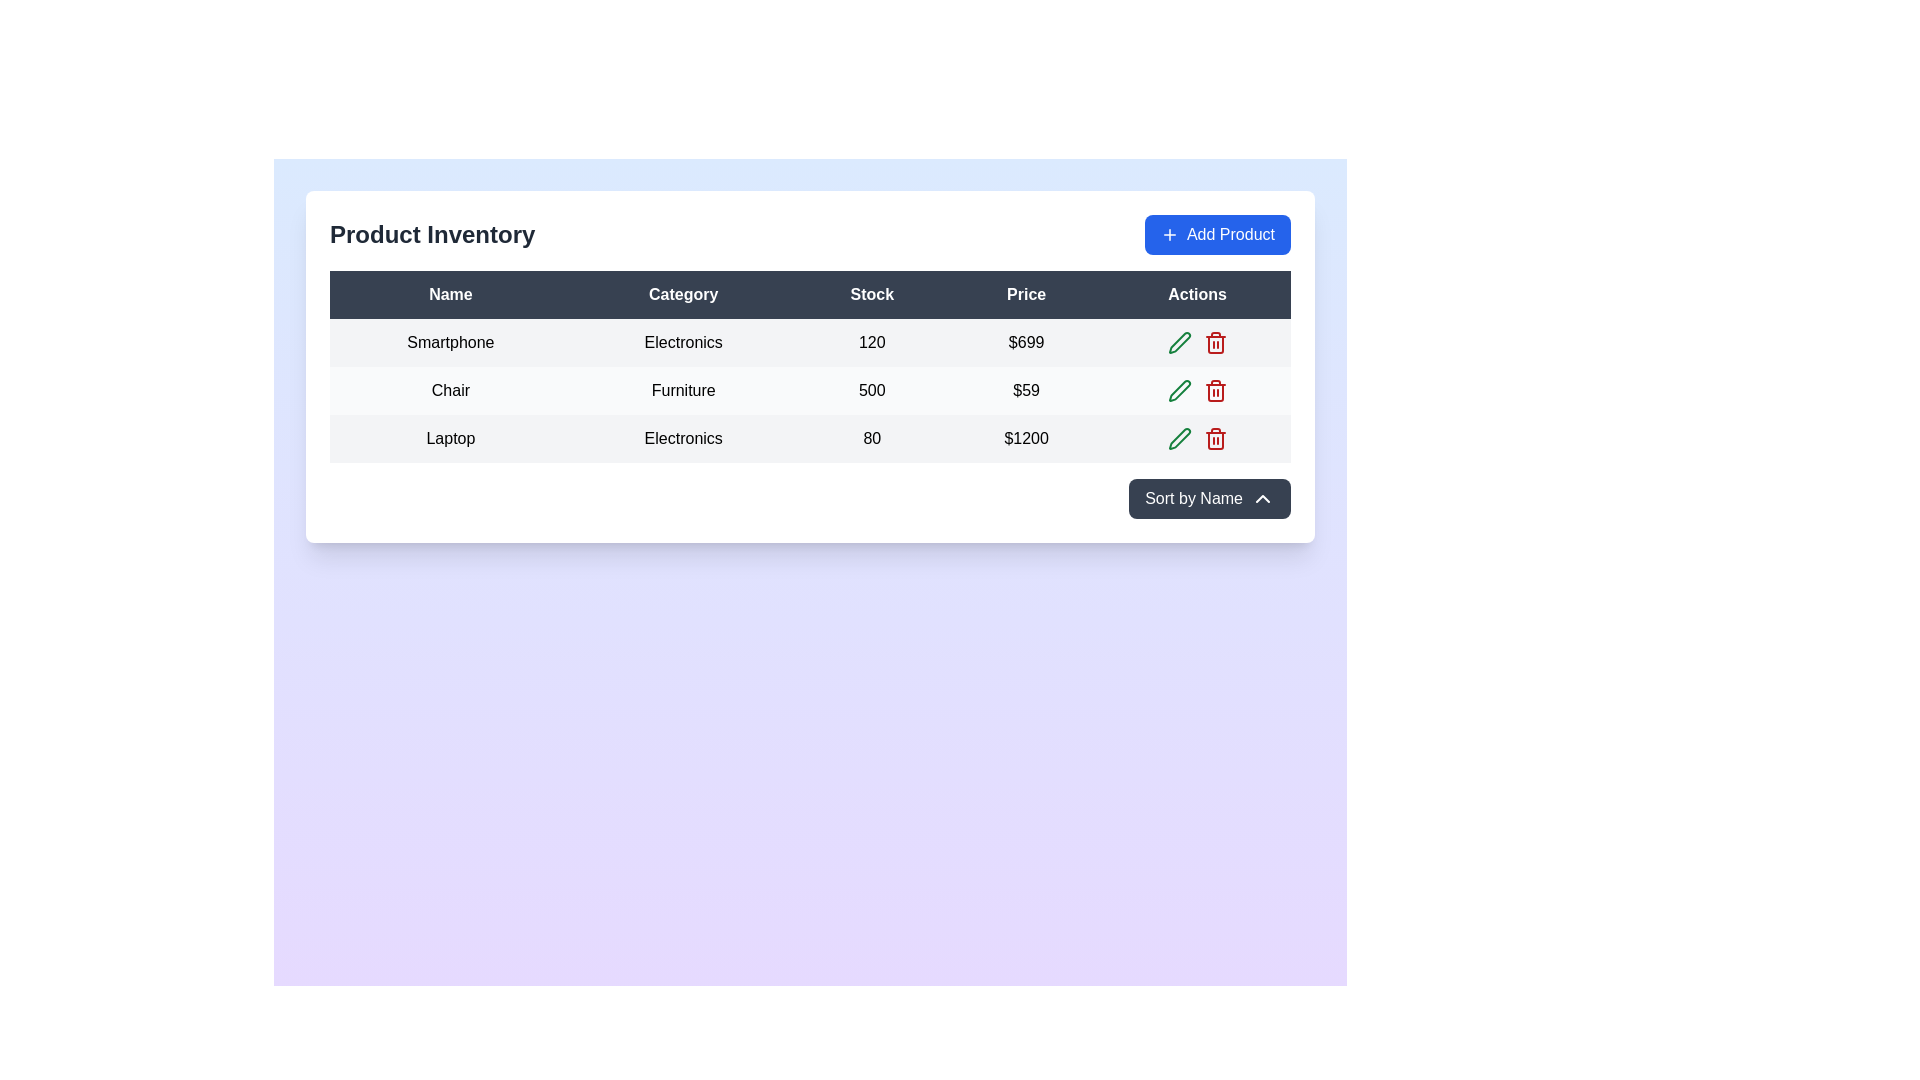 The width and height of the screenshot is (1920, 1080). What do you see at coordinates (1261, 497) in the screenshot?
I see `the current sort direction represented by the upward-pointing chevron icon located to the right of the 'Sort by Name' text` at bounding box center [1261, 497].